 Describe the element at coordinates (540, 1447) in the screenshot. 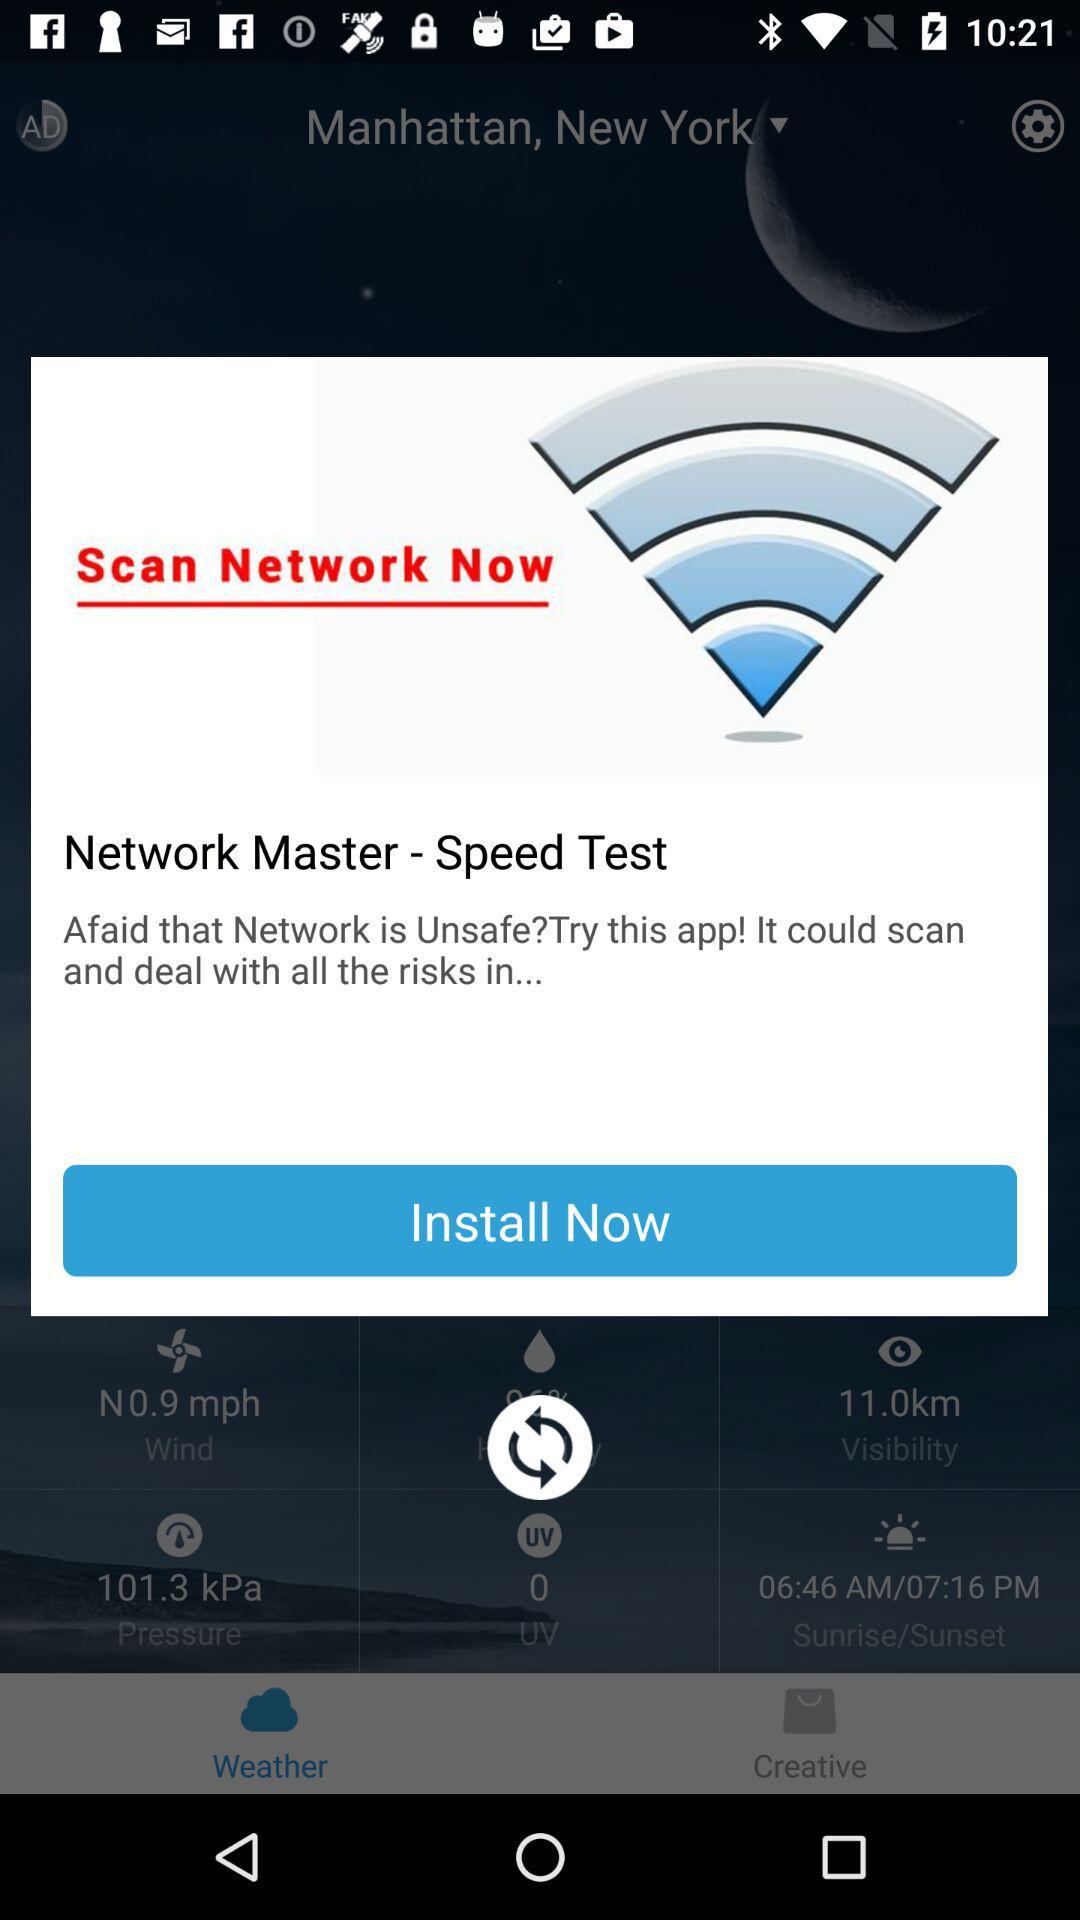

I see `the icon below install now` at that location.